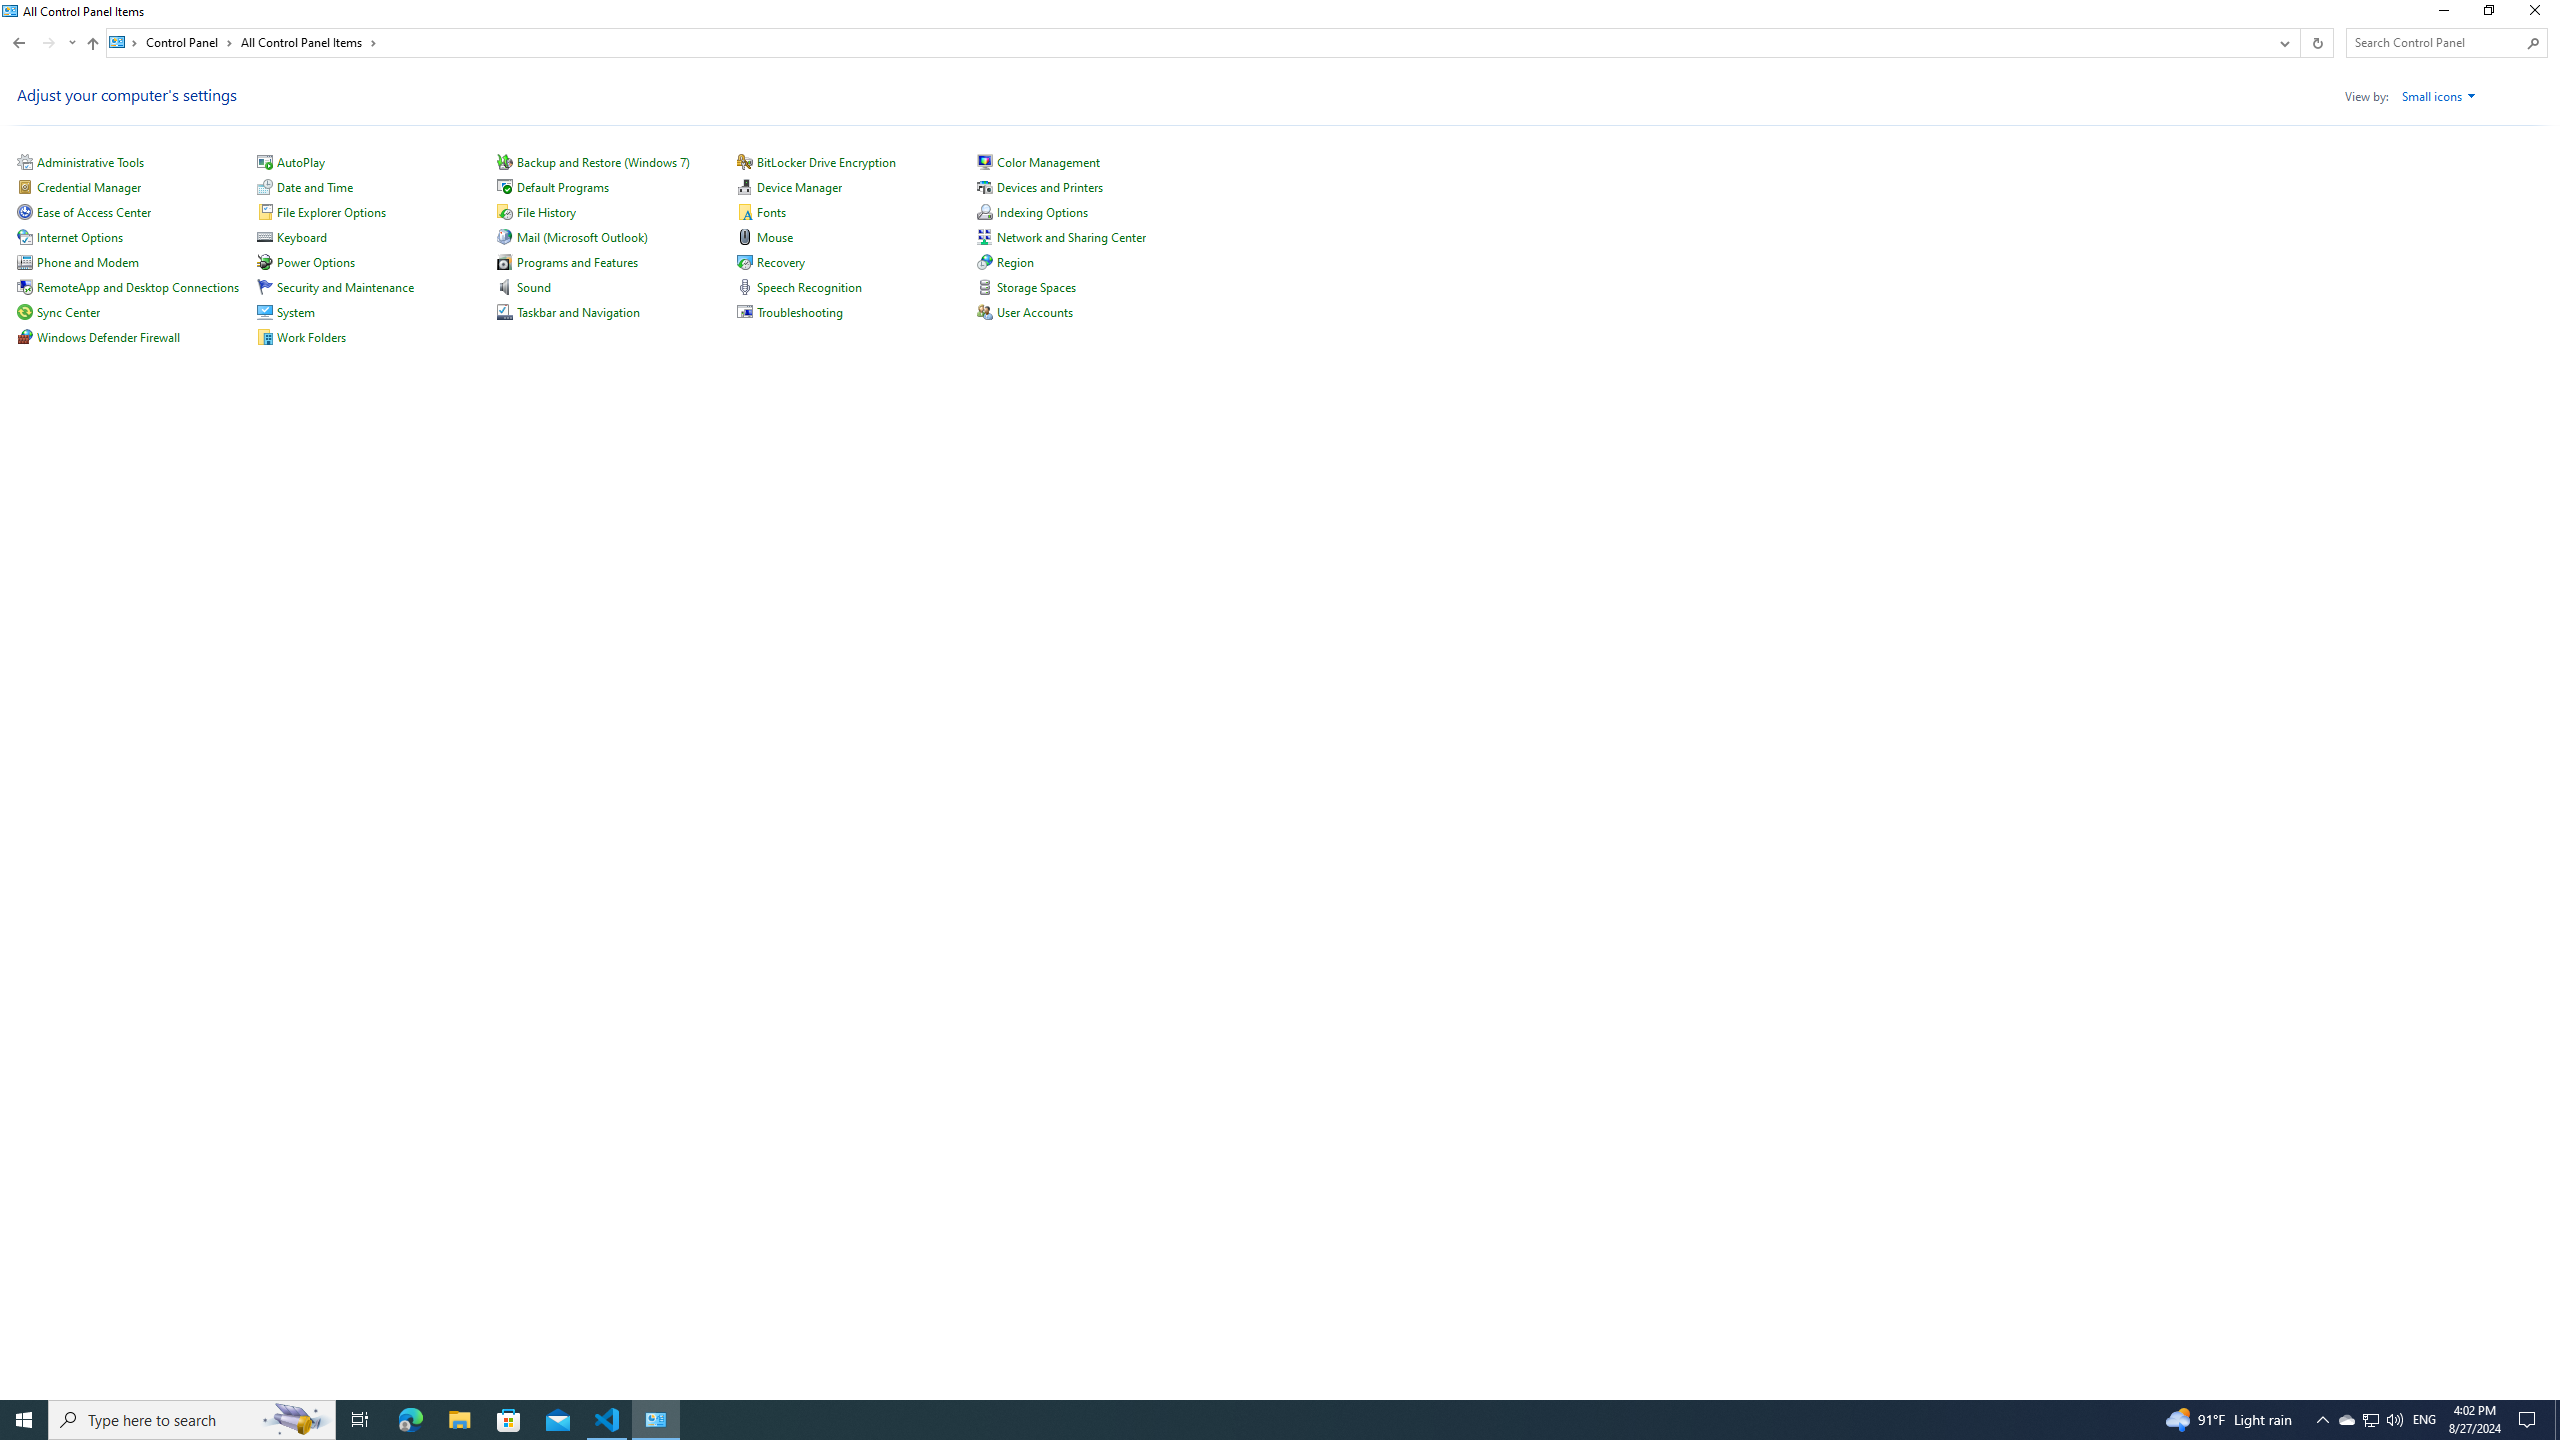  What do you see at coordinates (1035, 311) in the screenshot?
I see `'User Accounts'` at bounding box center [1035, 311].